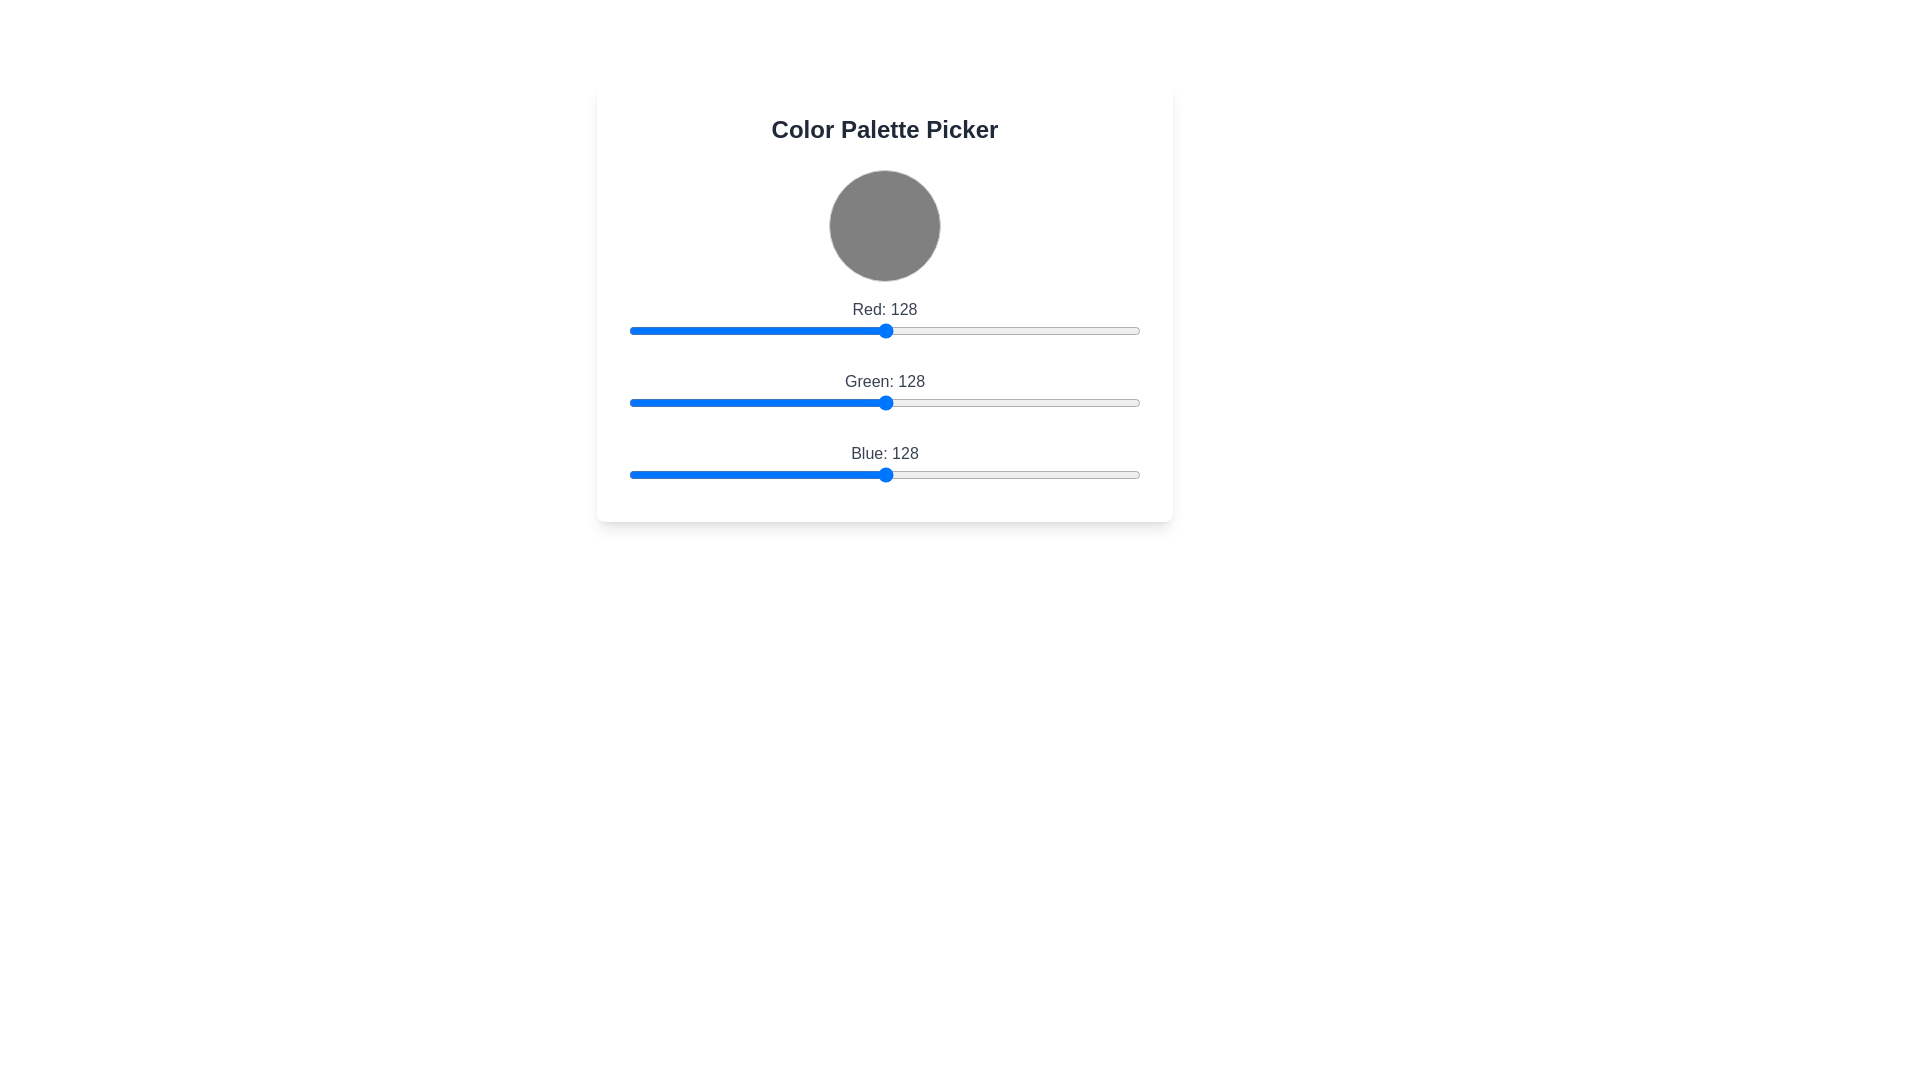 The image size is (1920, 1080). I want to click on the red color component, so click(879, 330).